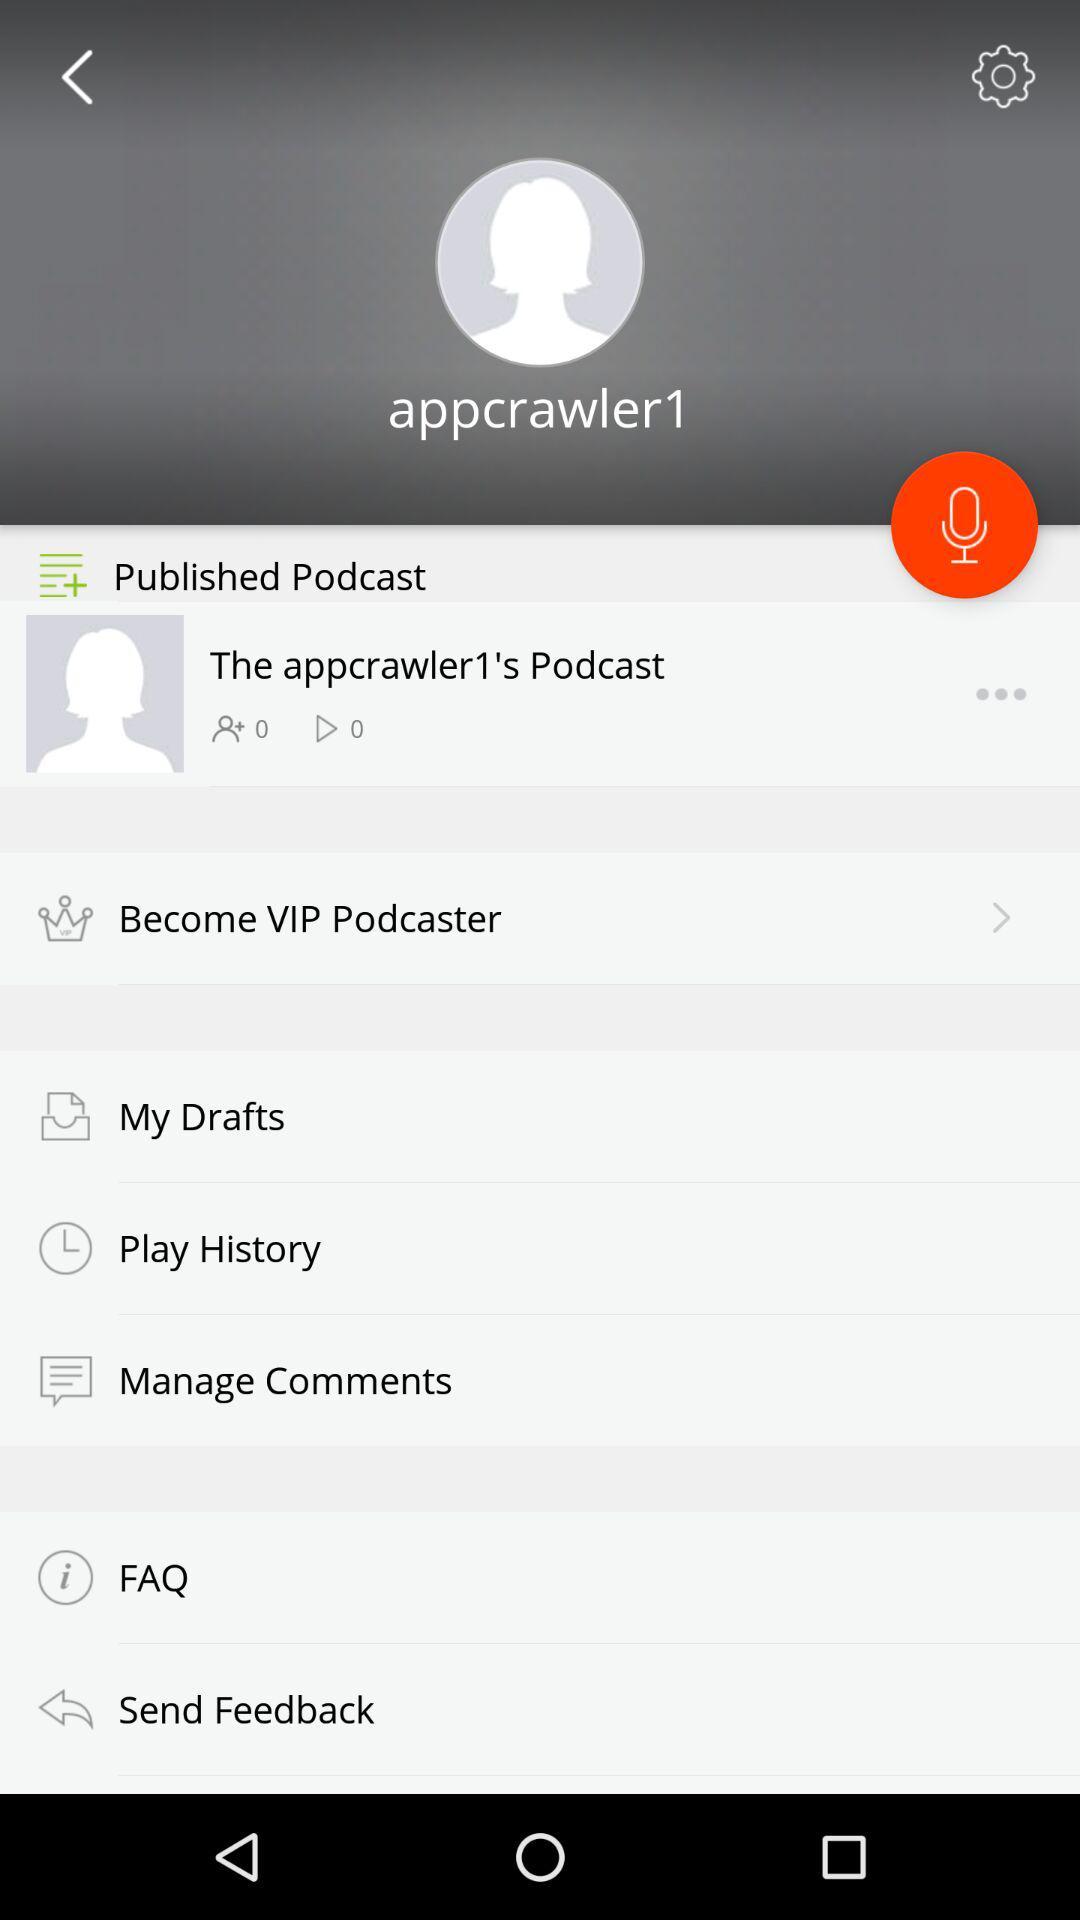 The width and height of the screenshot is (1080, 1920). What do you see at coordinates (963, 560) in the screenshot?
I see `the microphone icon` at bounding box center [963, 560].